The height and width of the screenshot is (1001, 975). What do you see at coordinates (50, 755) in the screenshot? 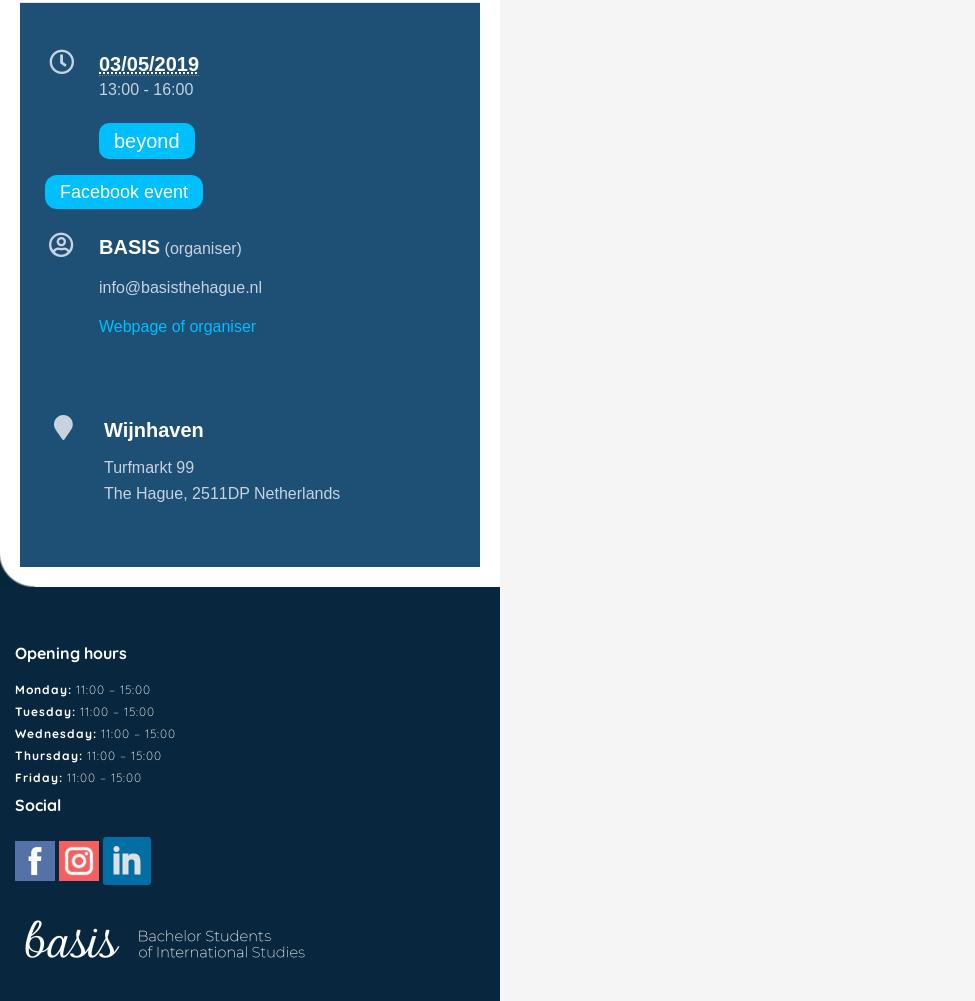
I see `'Thursday:'` at bounding box center [50, 755].